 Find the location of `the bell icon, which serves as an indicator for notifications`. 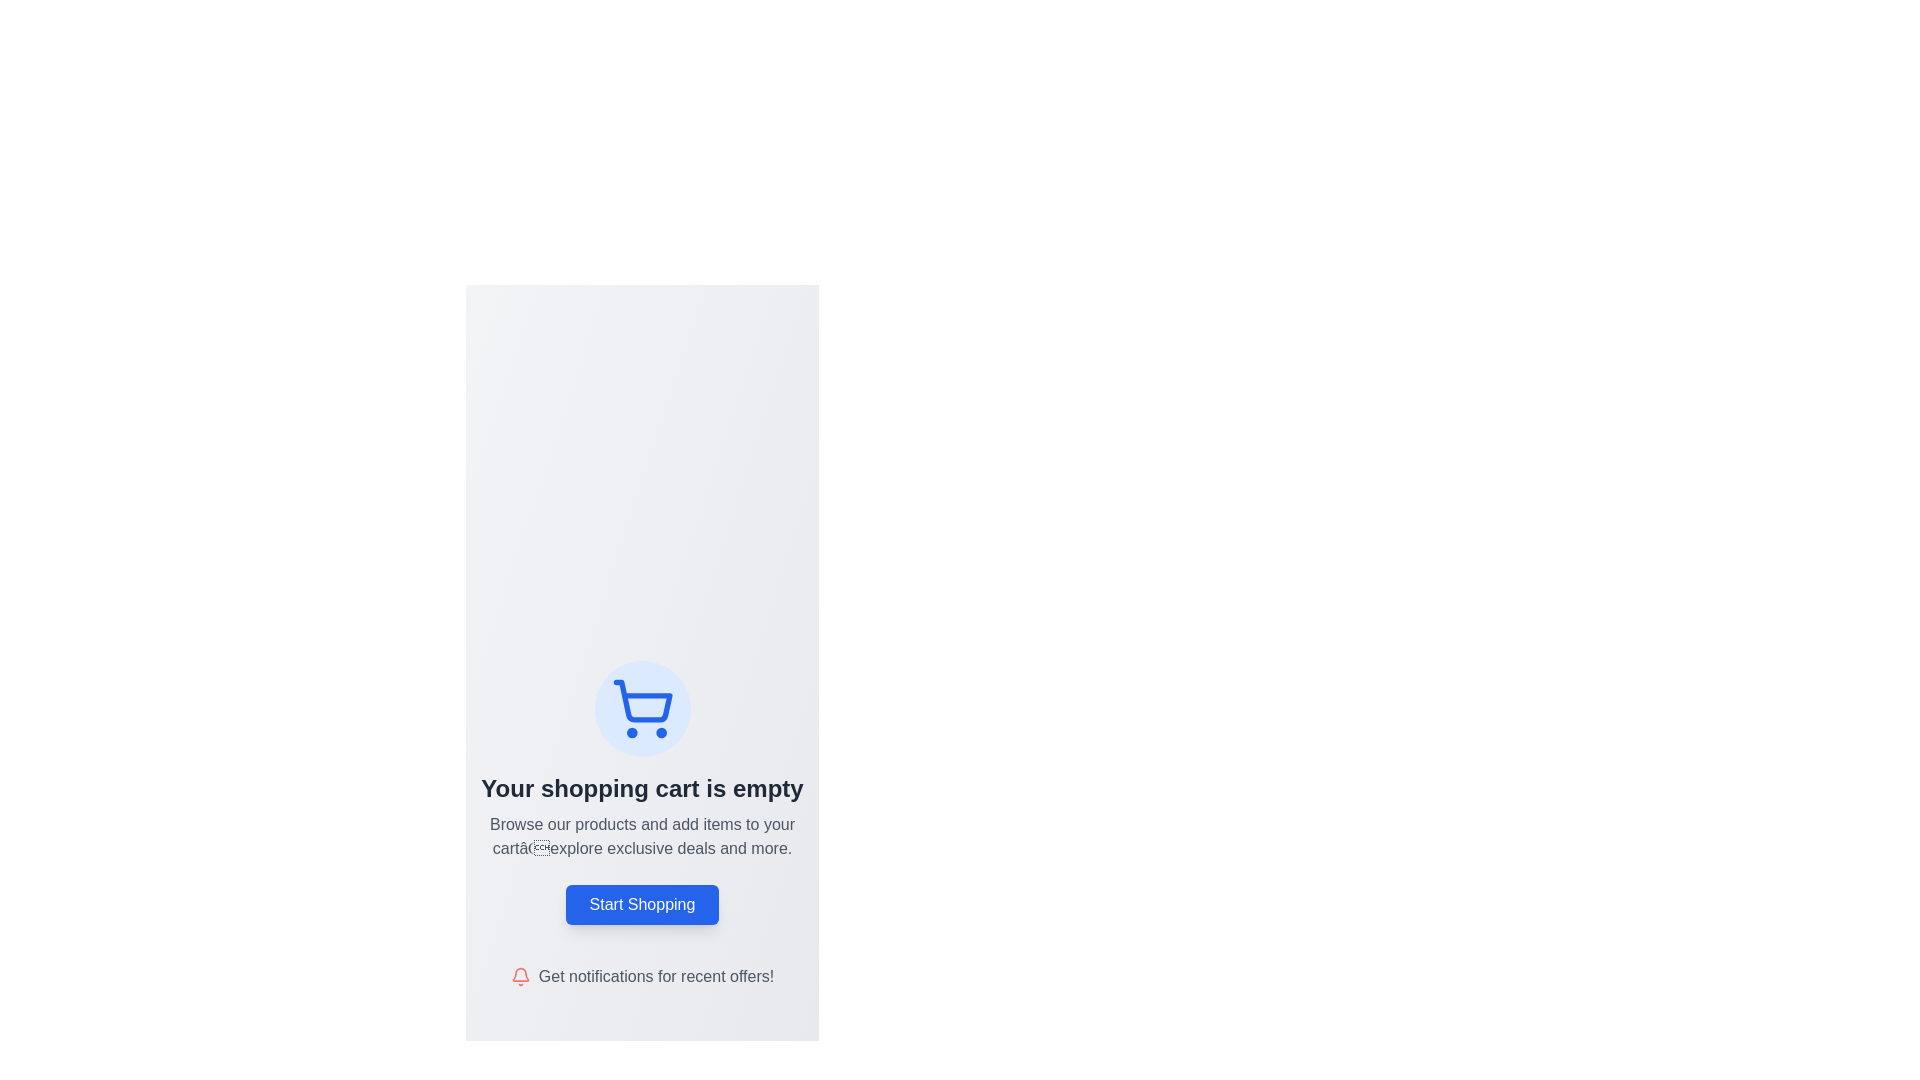

the bell icon, which serves as an indicator for notifications is located at coordinates (520, 975).